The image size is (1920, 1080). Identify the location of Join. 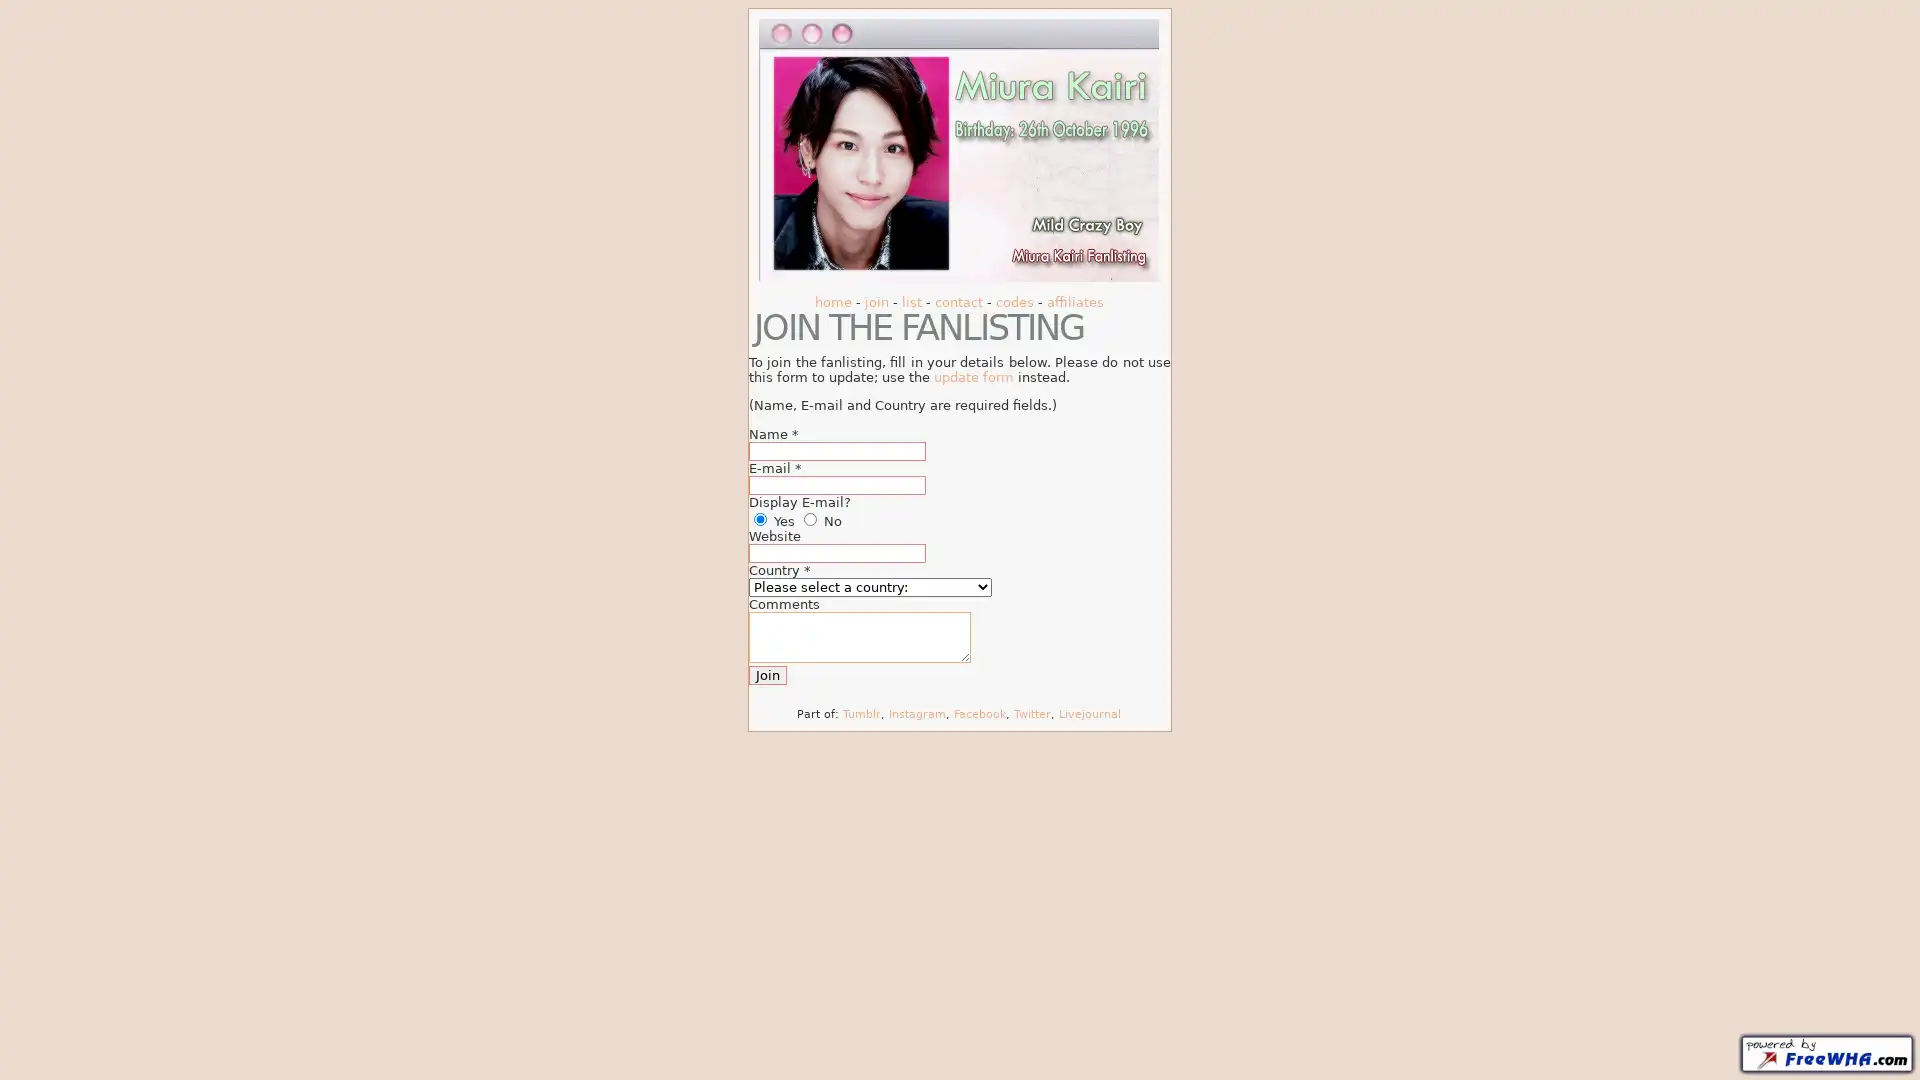
(767, 674).